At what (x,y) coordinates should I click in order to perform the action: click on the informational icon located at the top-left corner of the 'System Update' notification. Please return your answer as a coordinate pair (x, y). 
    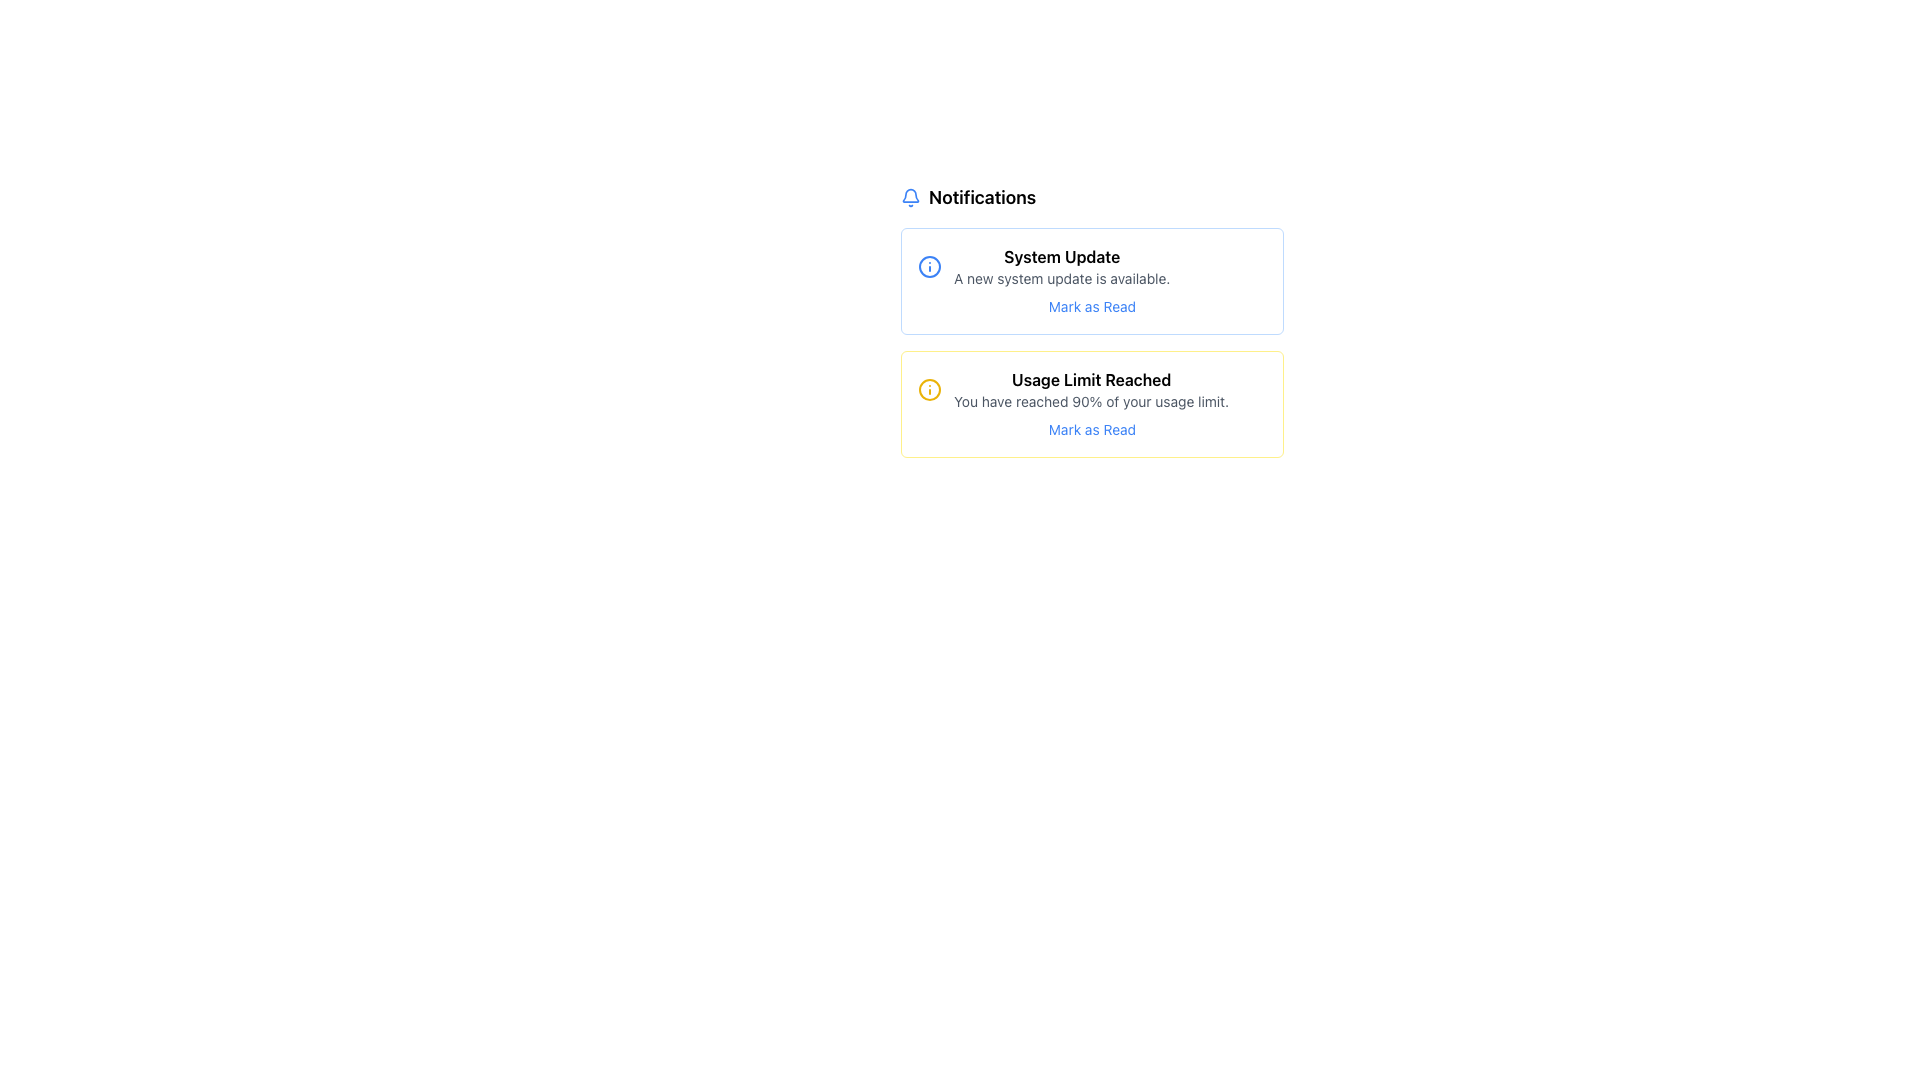
    Looking at the image, I should click on (929, 265).